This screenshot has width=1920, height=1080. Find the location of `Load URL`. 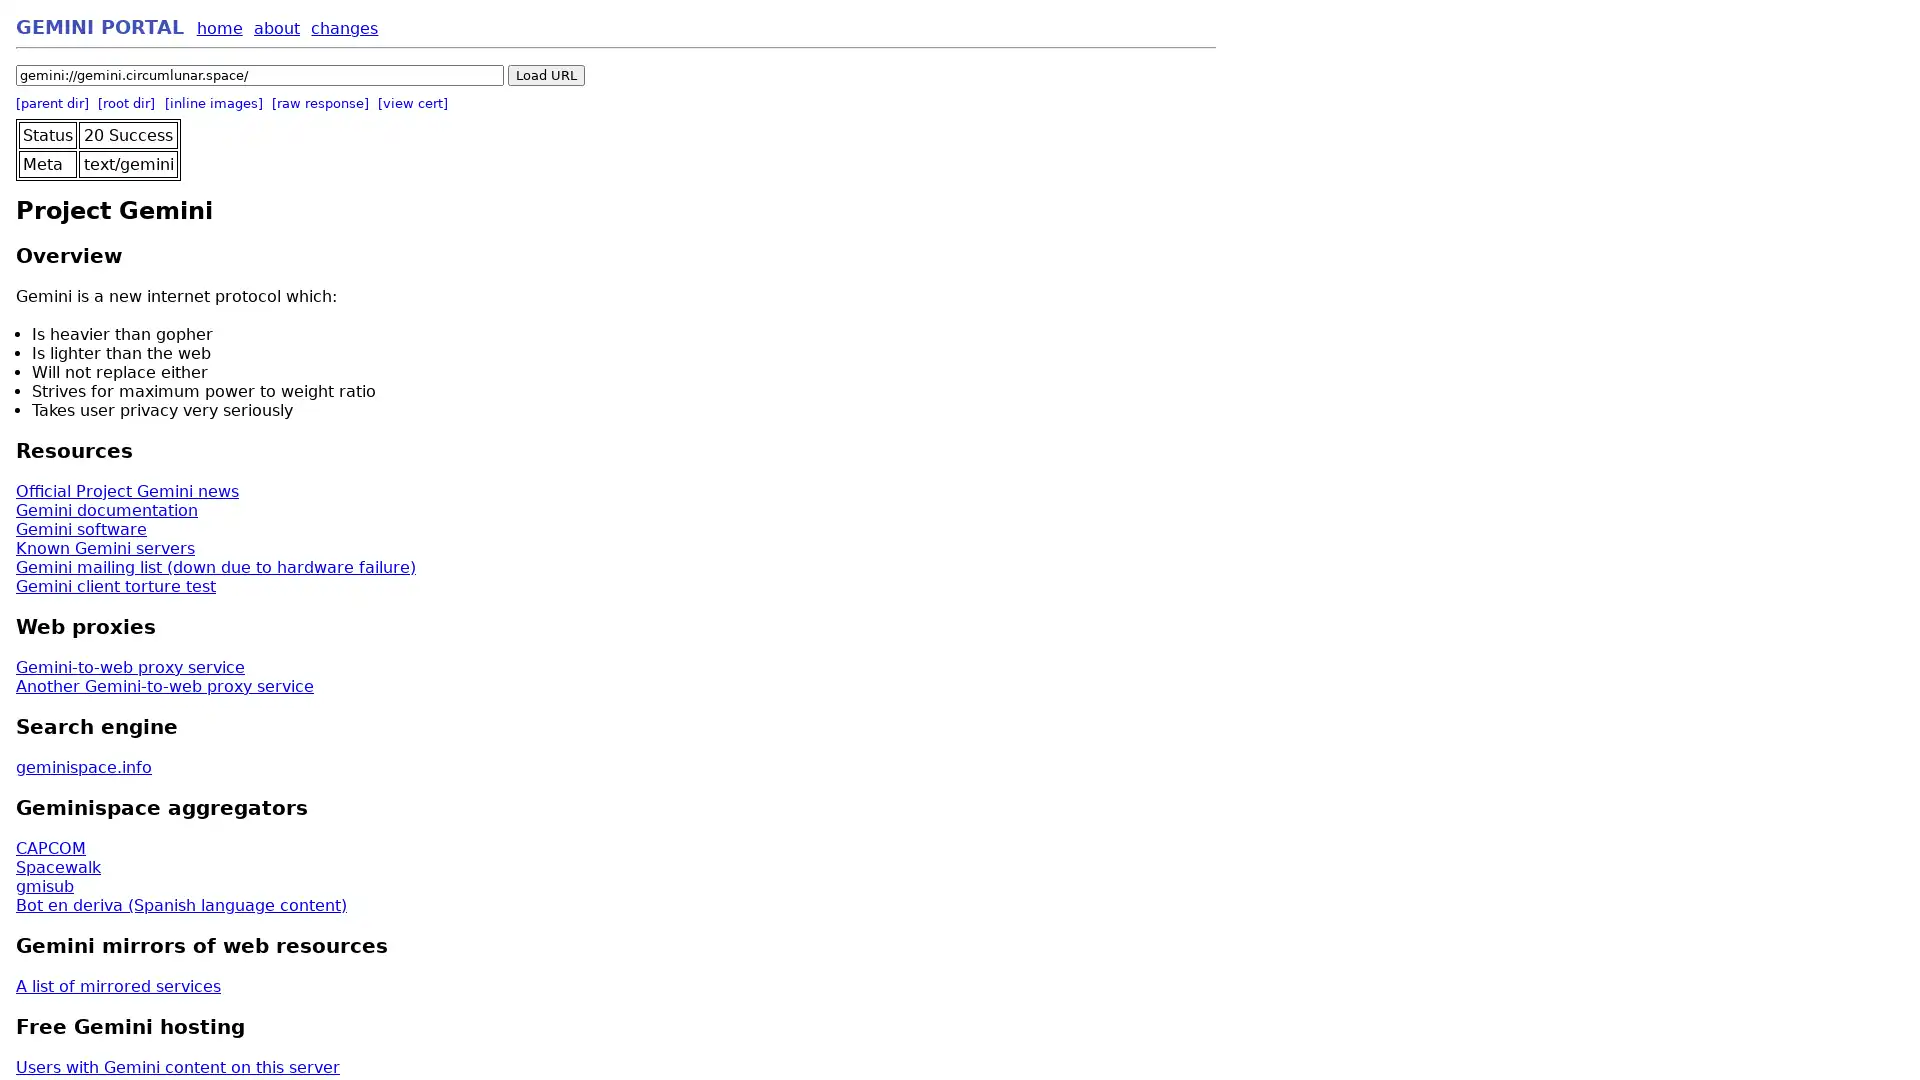

Load URL is located at coordinates (546, 74).